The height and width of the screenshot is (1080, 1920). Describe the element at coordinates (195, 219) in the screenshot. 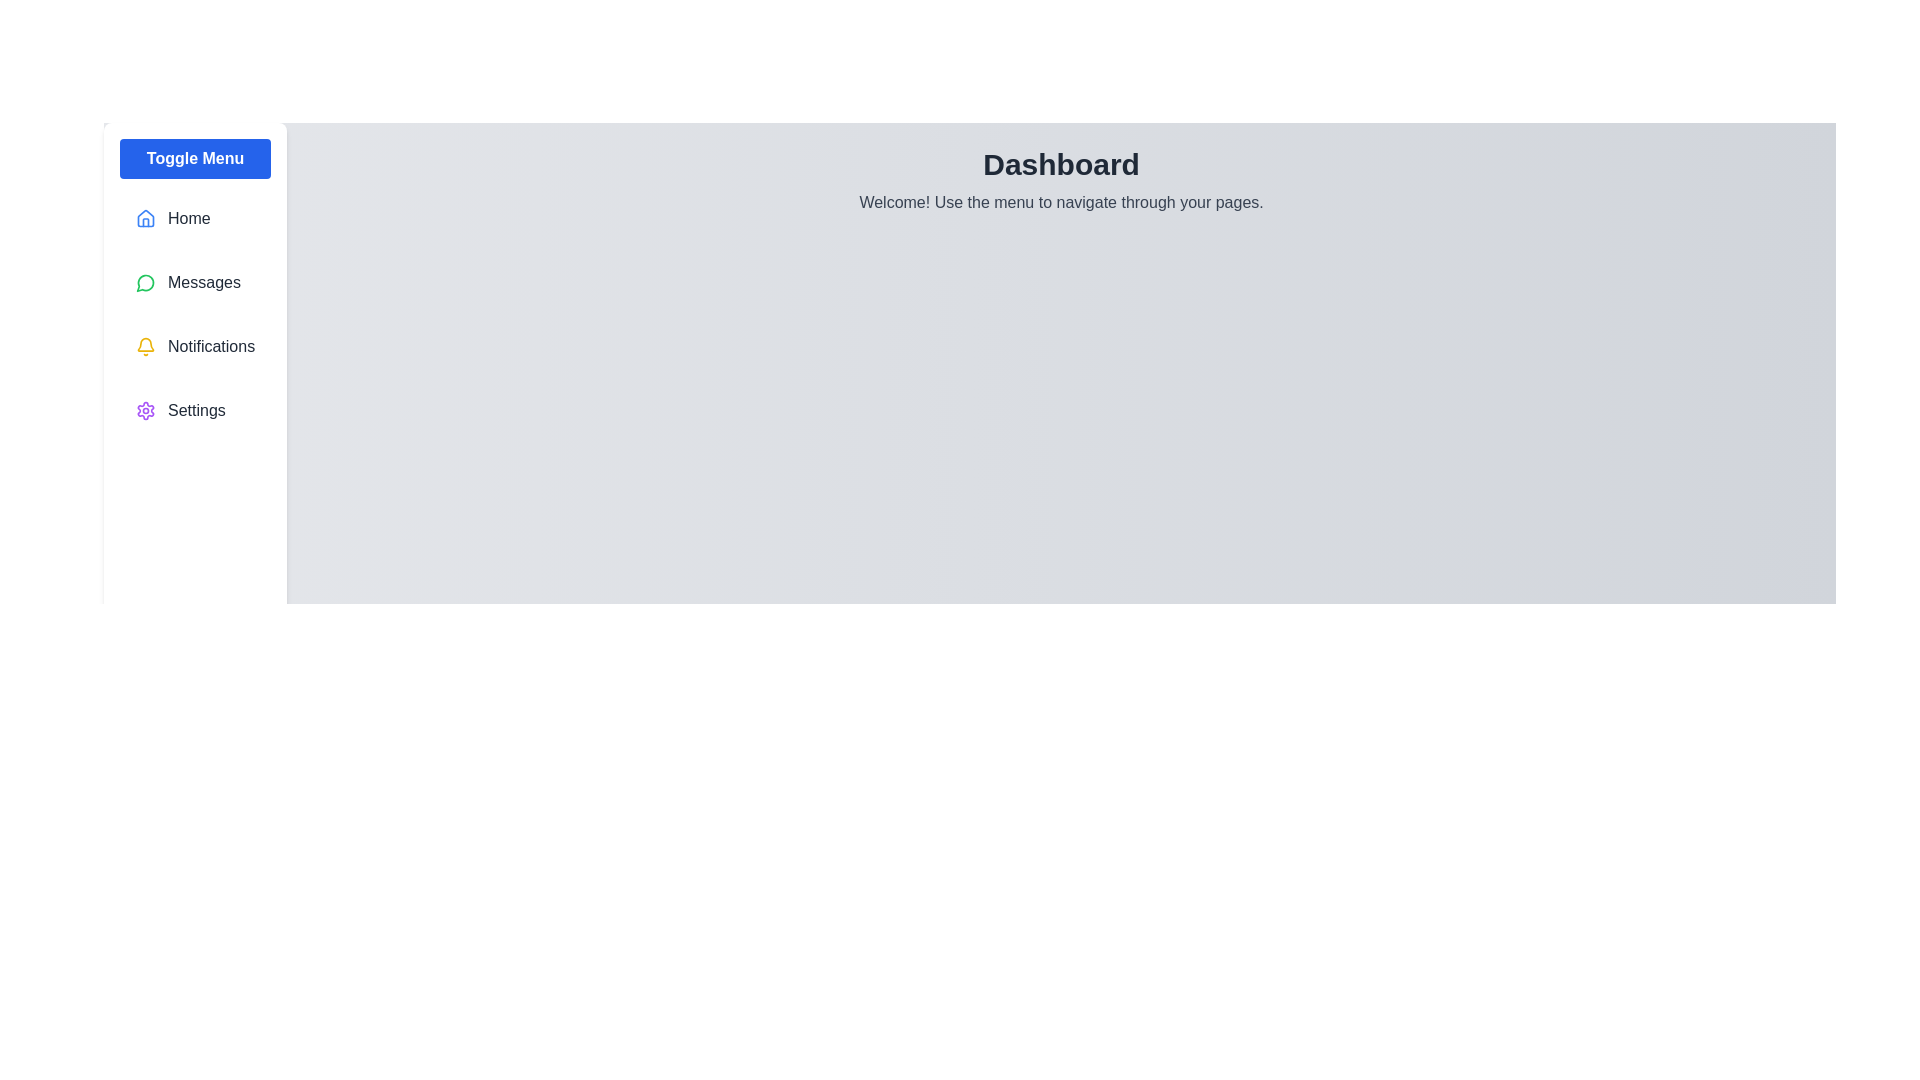

I see `the menu item Home in the sidebar` at that location.